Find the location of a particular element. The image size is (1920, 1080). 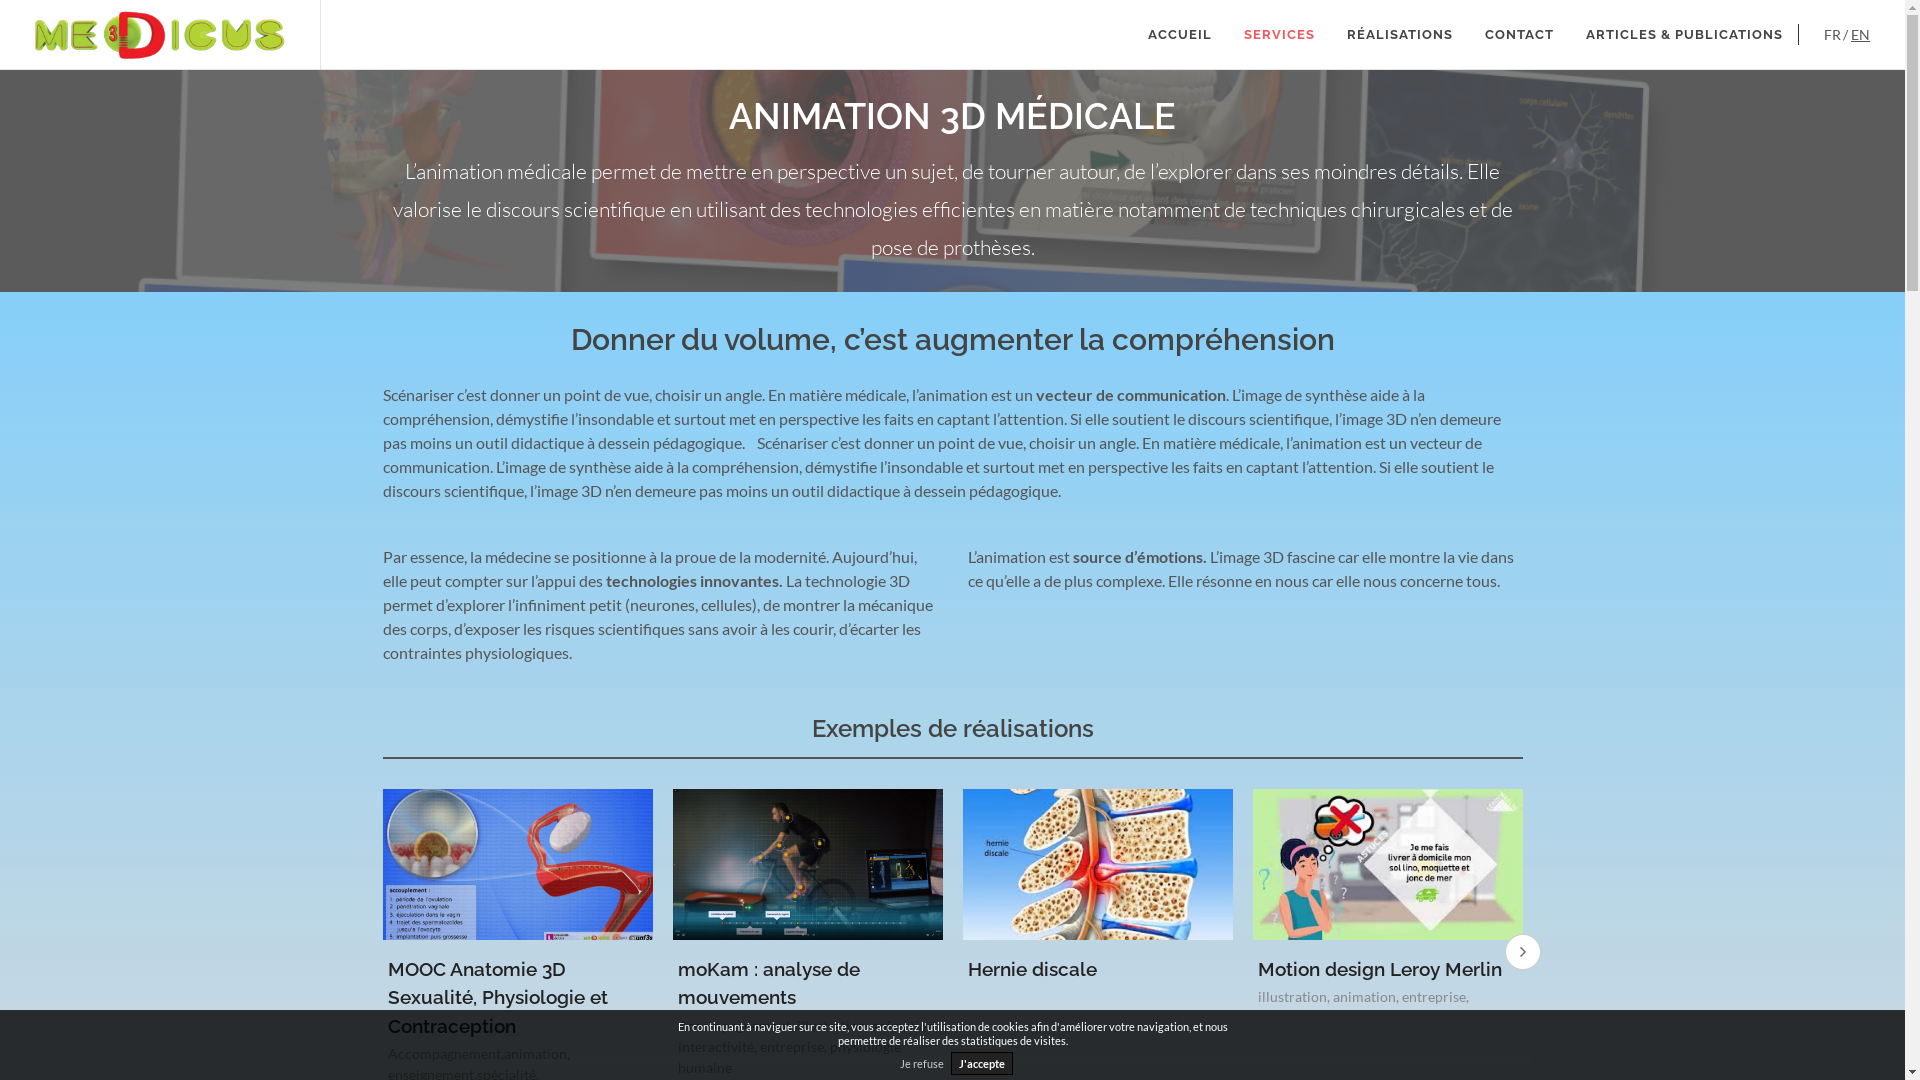

'ACCUEIL' is located at coordinates (1132, 34).